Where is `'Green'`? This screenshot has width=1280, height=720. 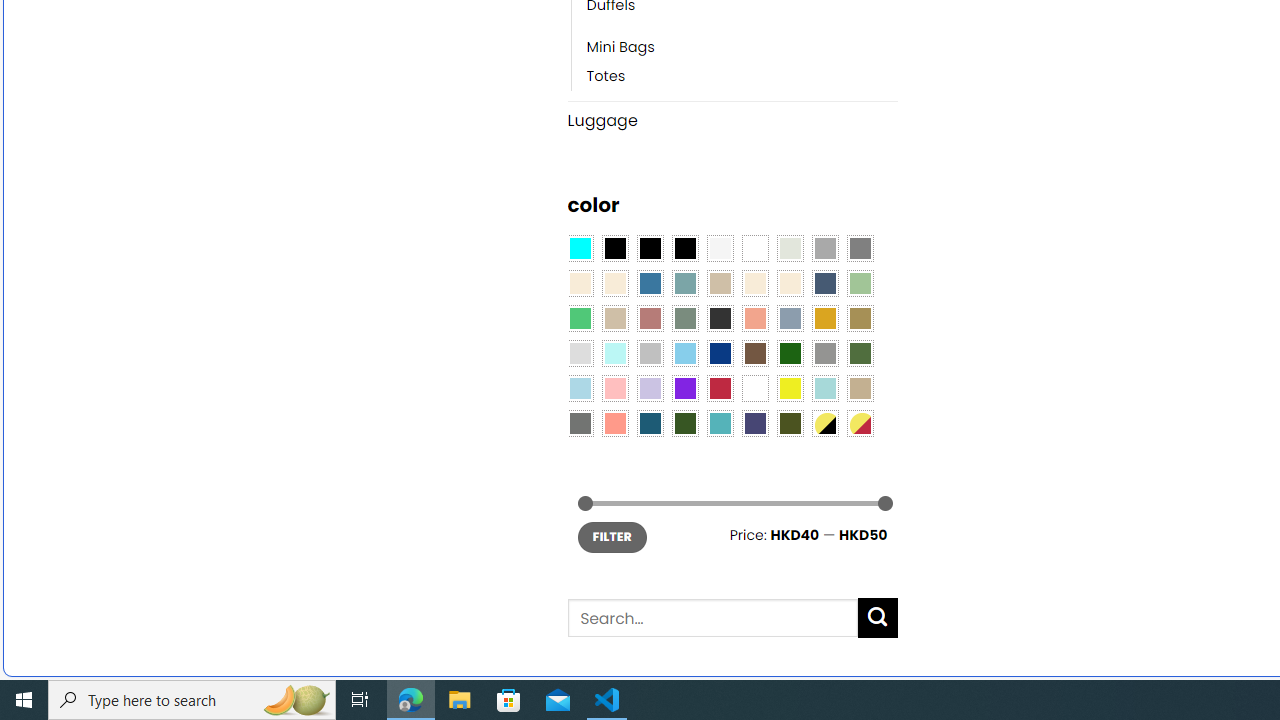 'Green' is located at coordinates (860, 353).